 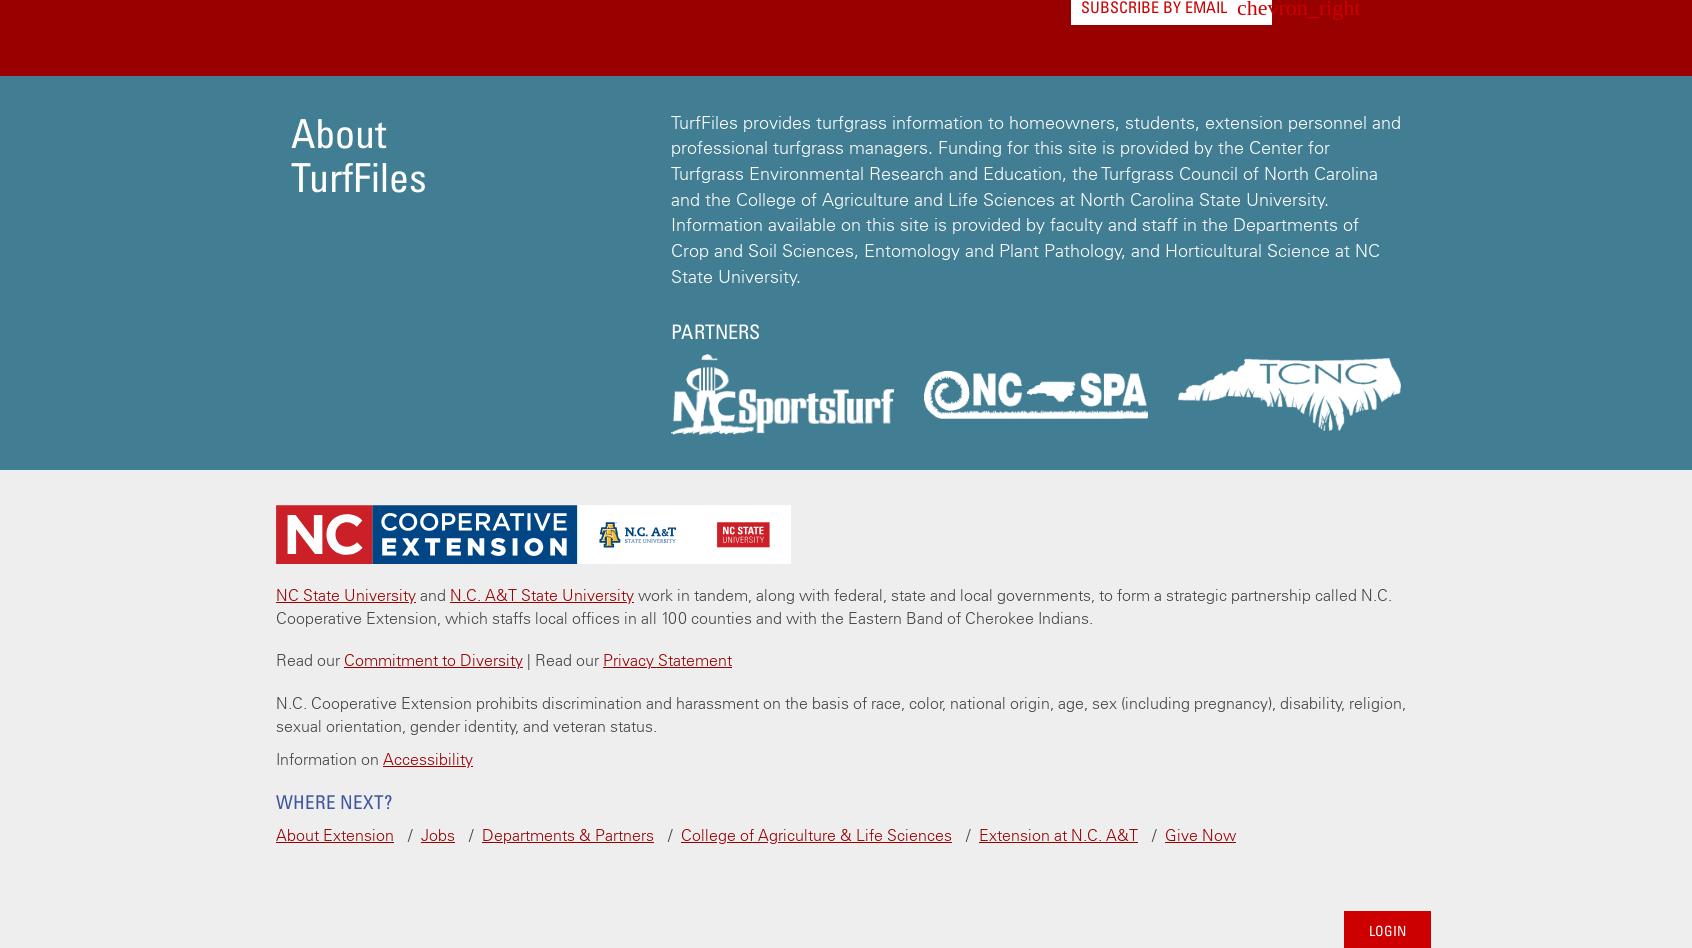 I want to click on 'About', so click(x=337, y=130).